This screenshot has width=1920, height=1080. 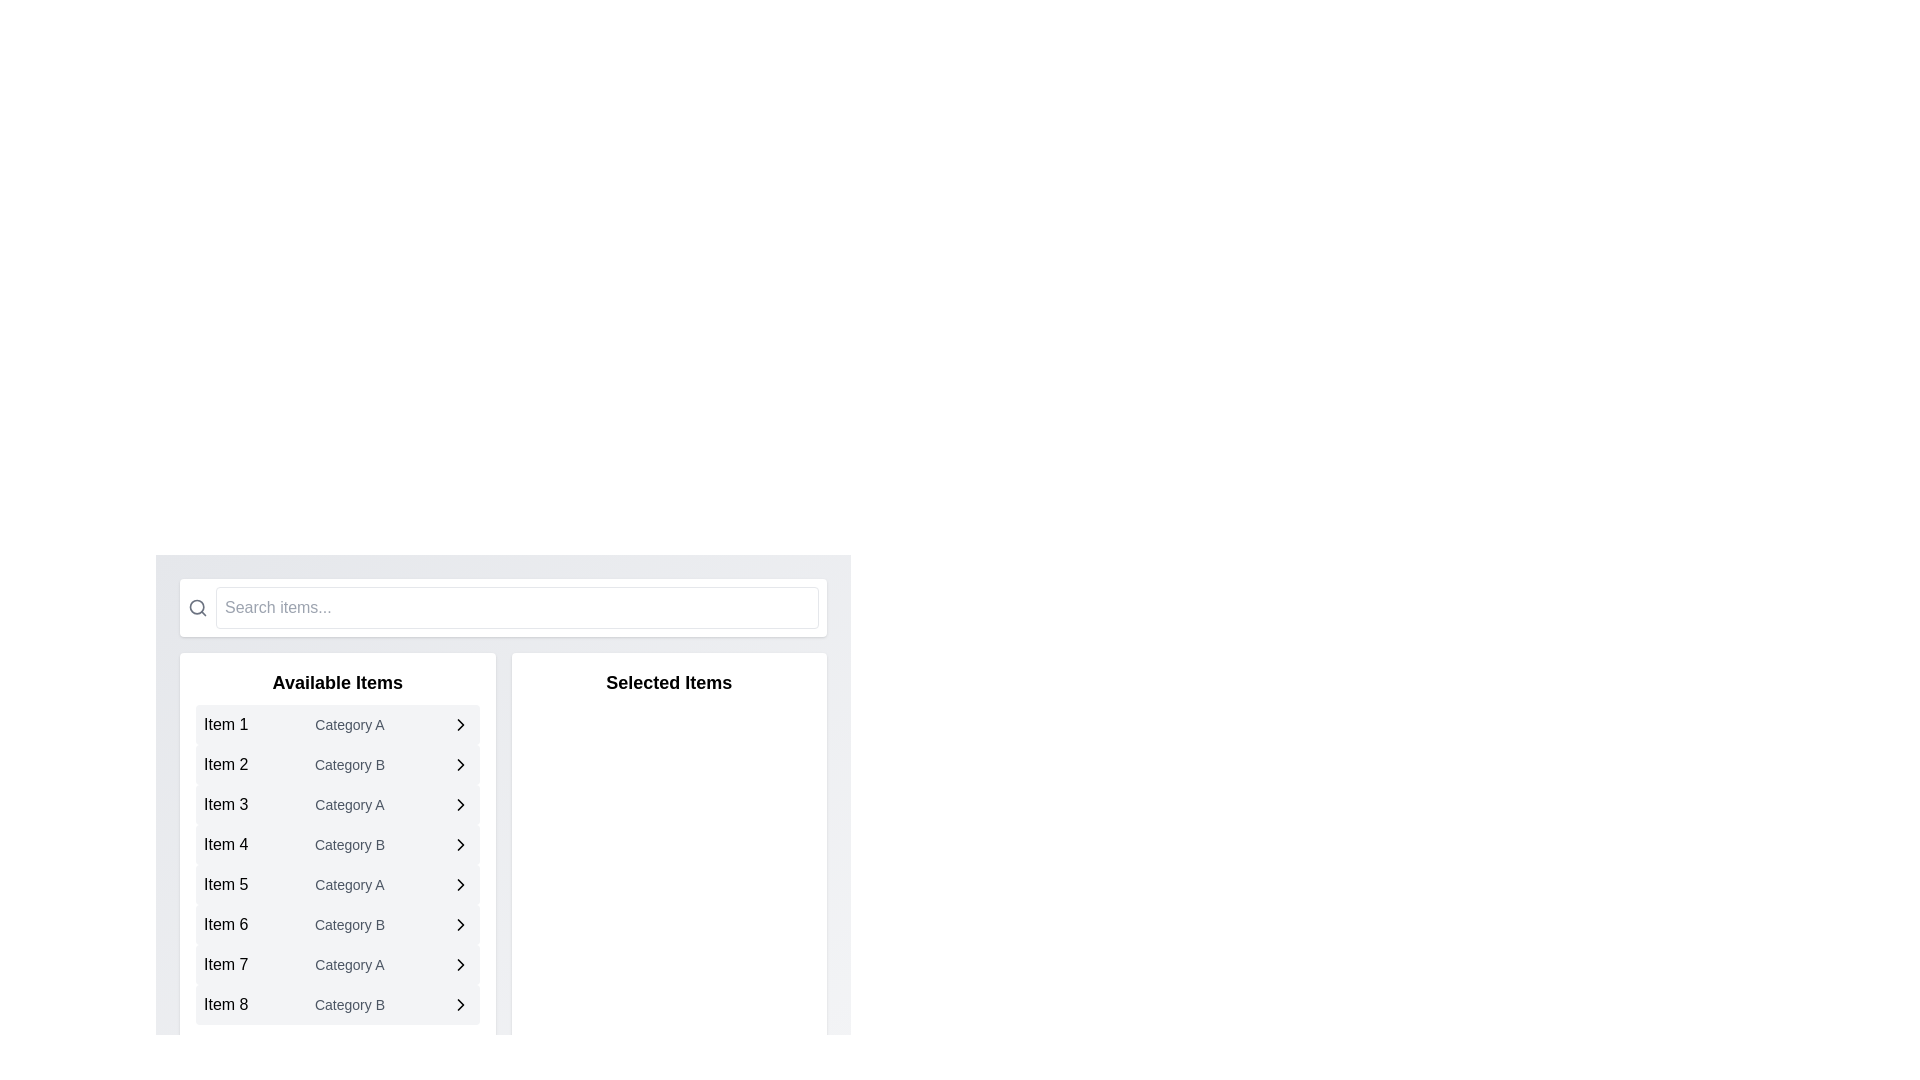 What do you see at coordinates (350, 804) in the screenshot?
I see `text label located below 'Item 3' in the 'Available Items' list, which categorizes or labels the item above it` at bounding box center [350, 804].